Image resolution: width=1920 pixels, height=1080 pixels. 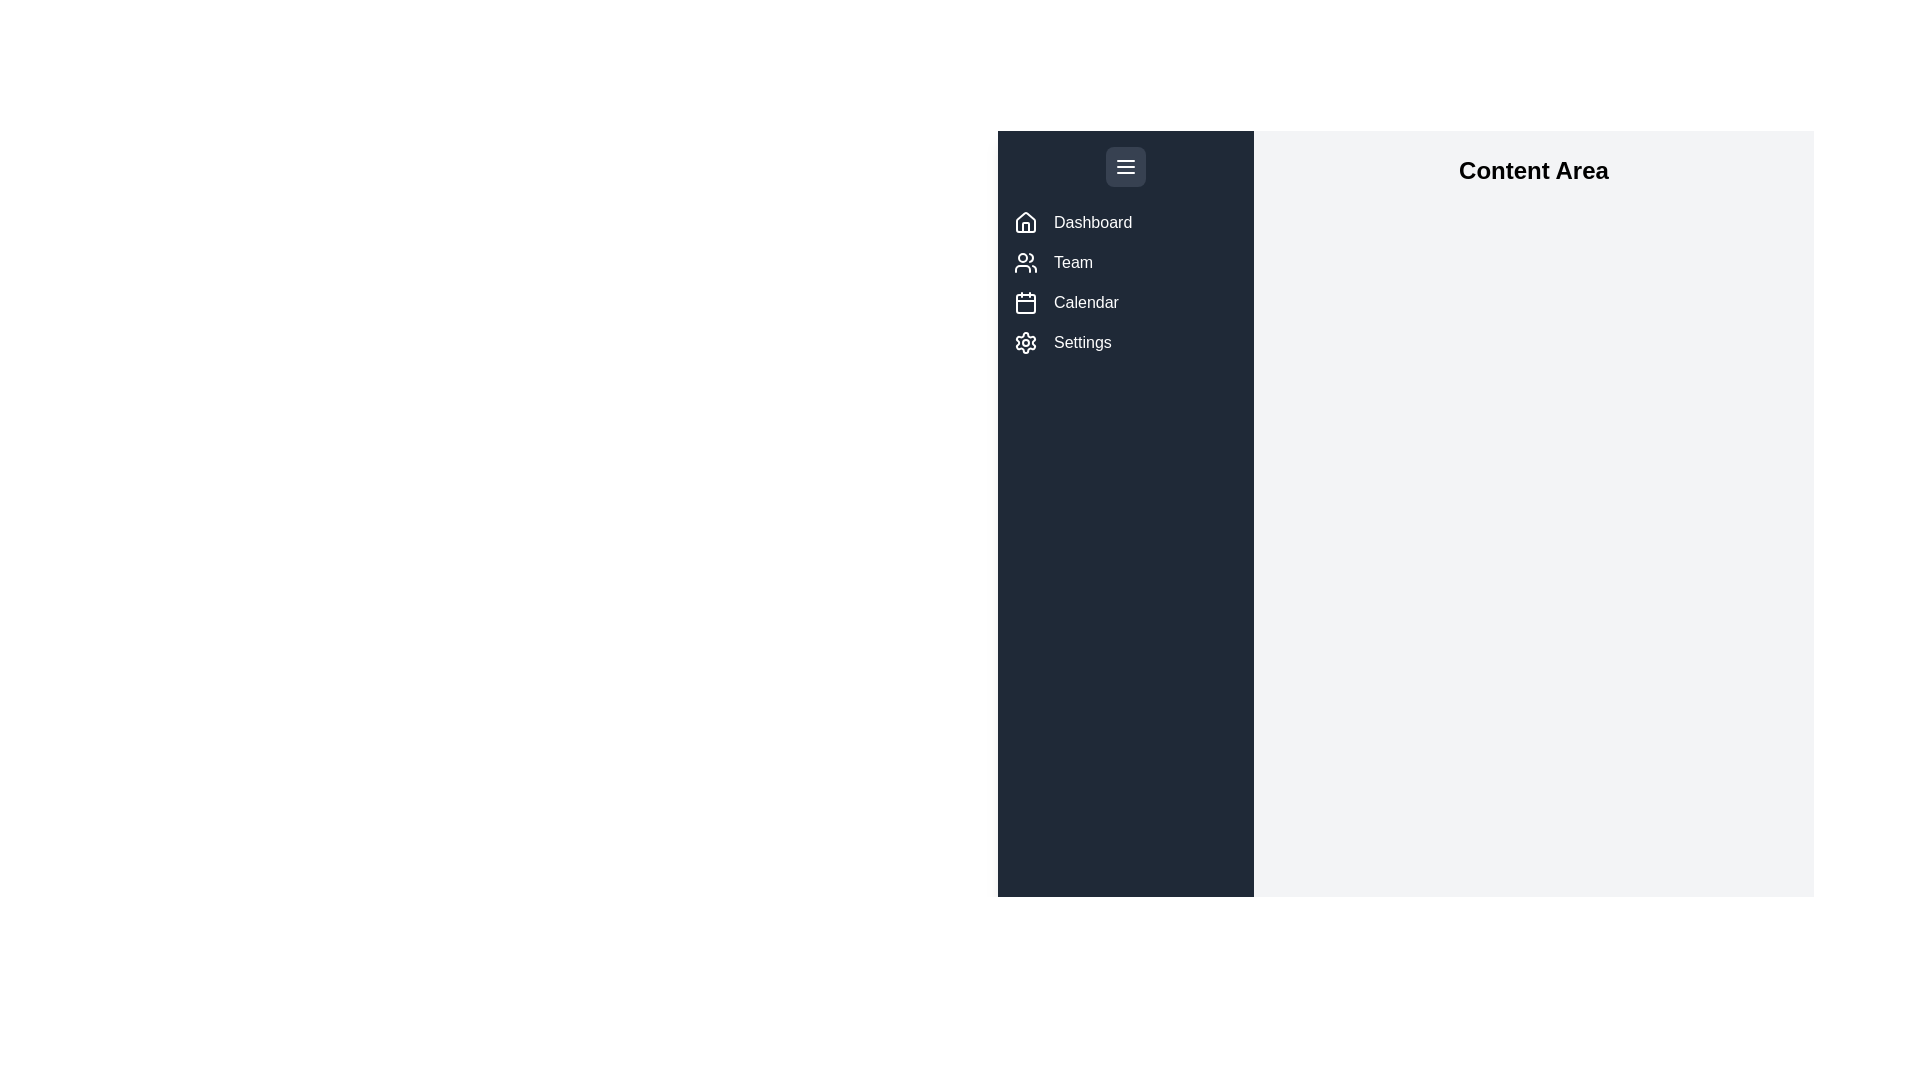 I want to click on the menu item labeled Dashboard to view its tooltip, so click(x=1026, y=223).